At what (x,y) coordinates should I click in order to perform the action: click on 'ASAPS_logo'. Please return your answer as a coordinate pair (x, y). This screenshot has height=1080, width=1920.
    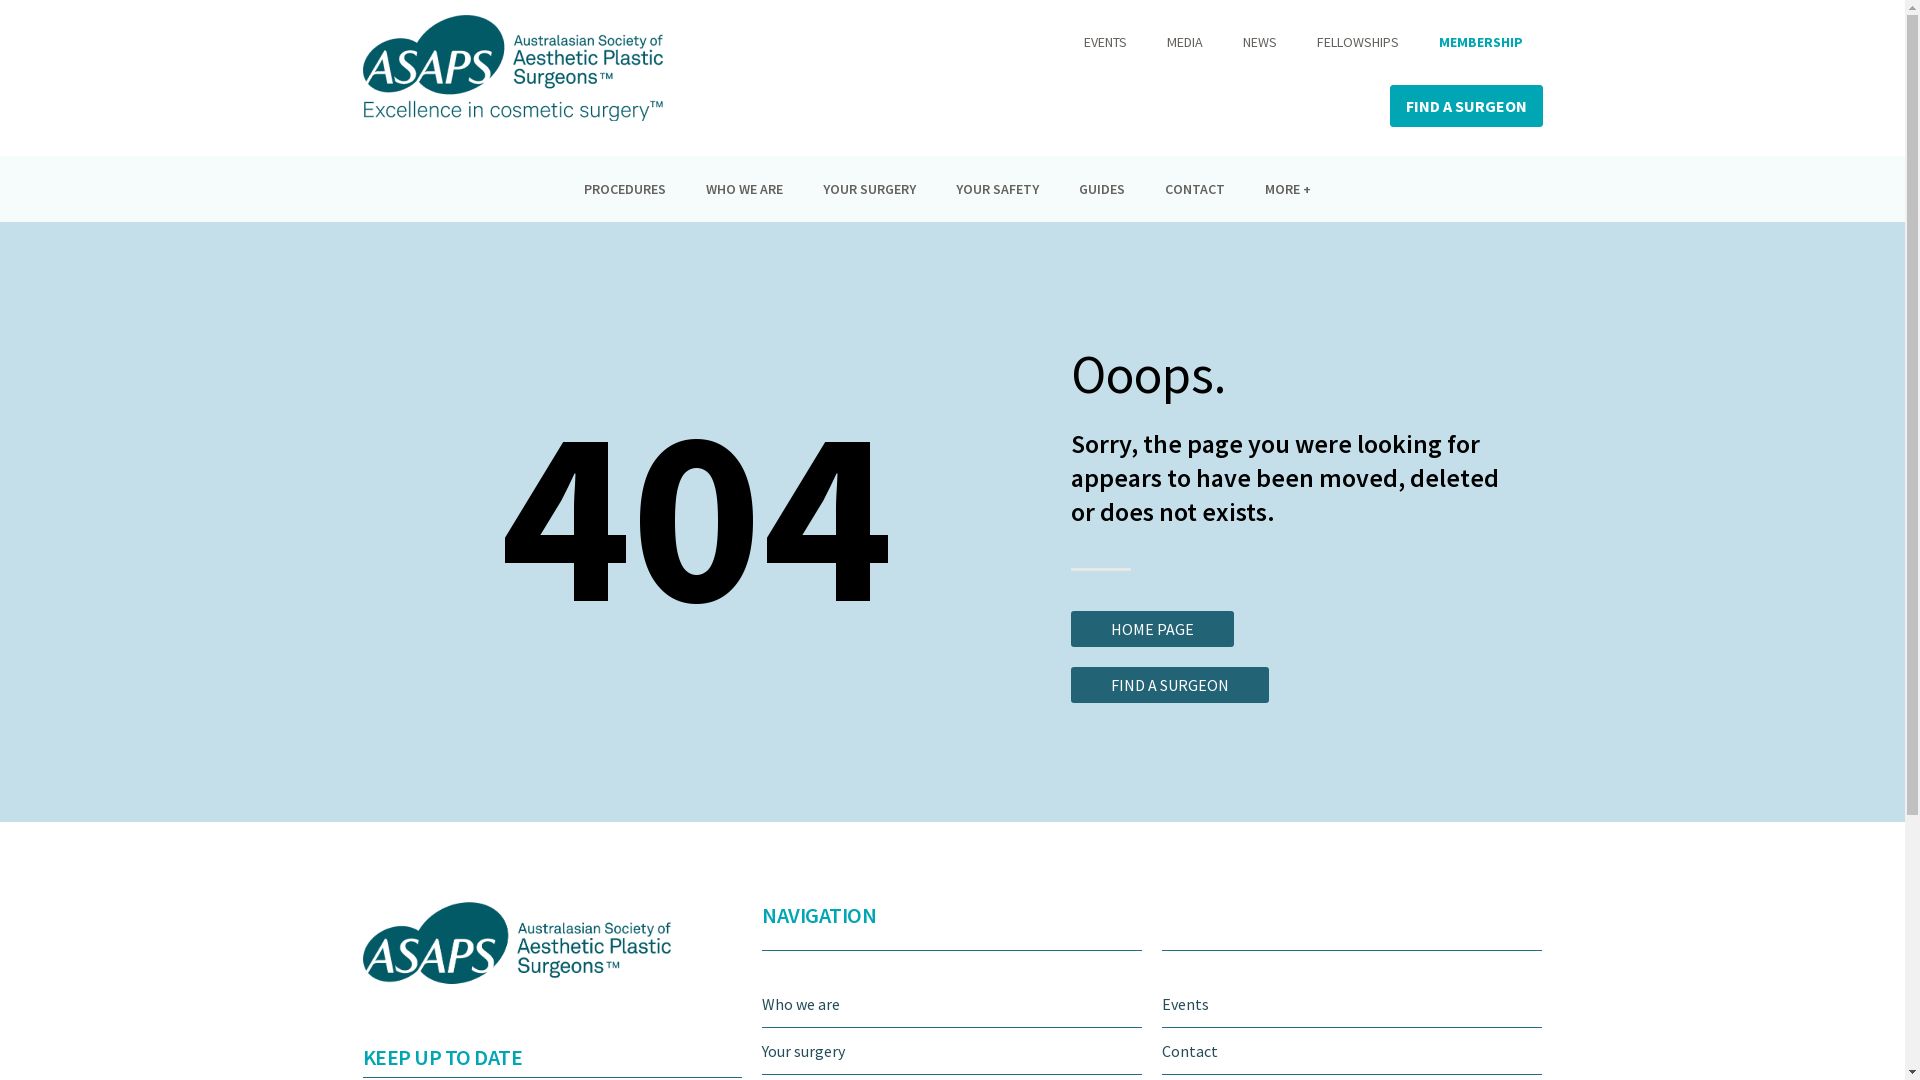
    Looking at the image, I should click on (512, 67).